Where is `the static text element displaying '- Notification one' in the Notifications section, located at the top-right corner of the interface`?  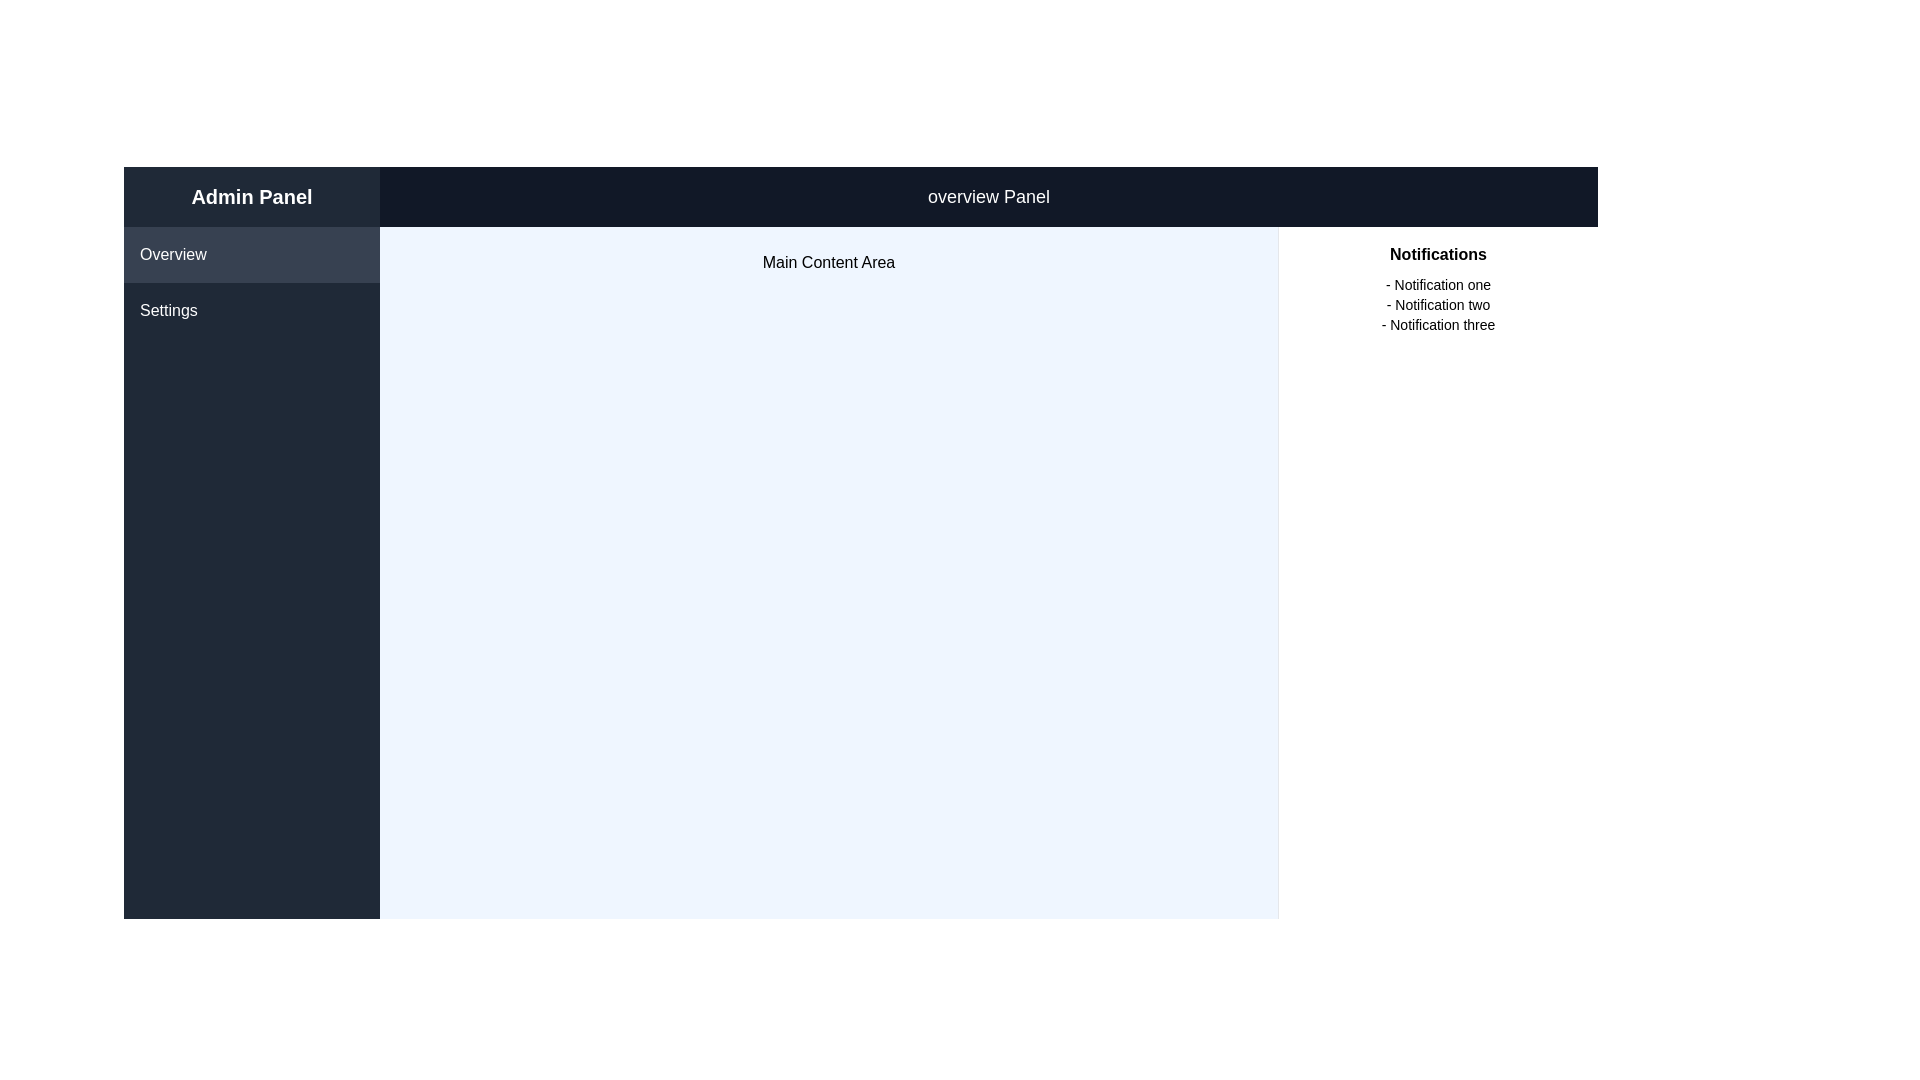 the static text element displaying '- Notification one' in the Notifications section, located at the top-right corner of the interface is located at coordinates (1437, 285).